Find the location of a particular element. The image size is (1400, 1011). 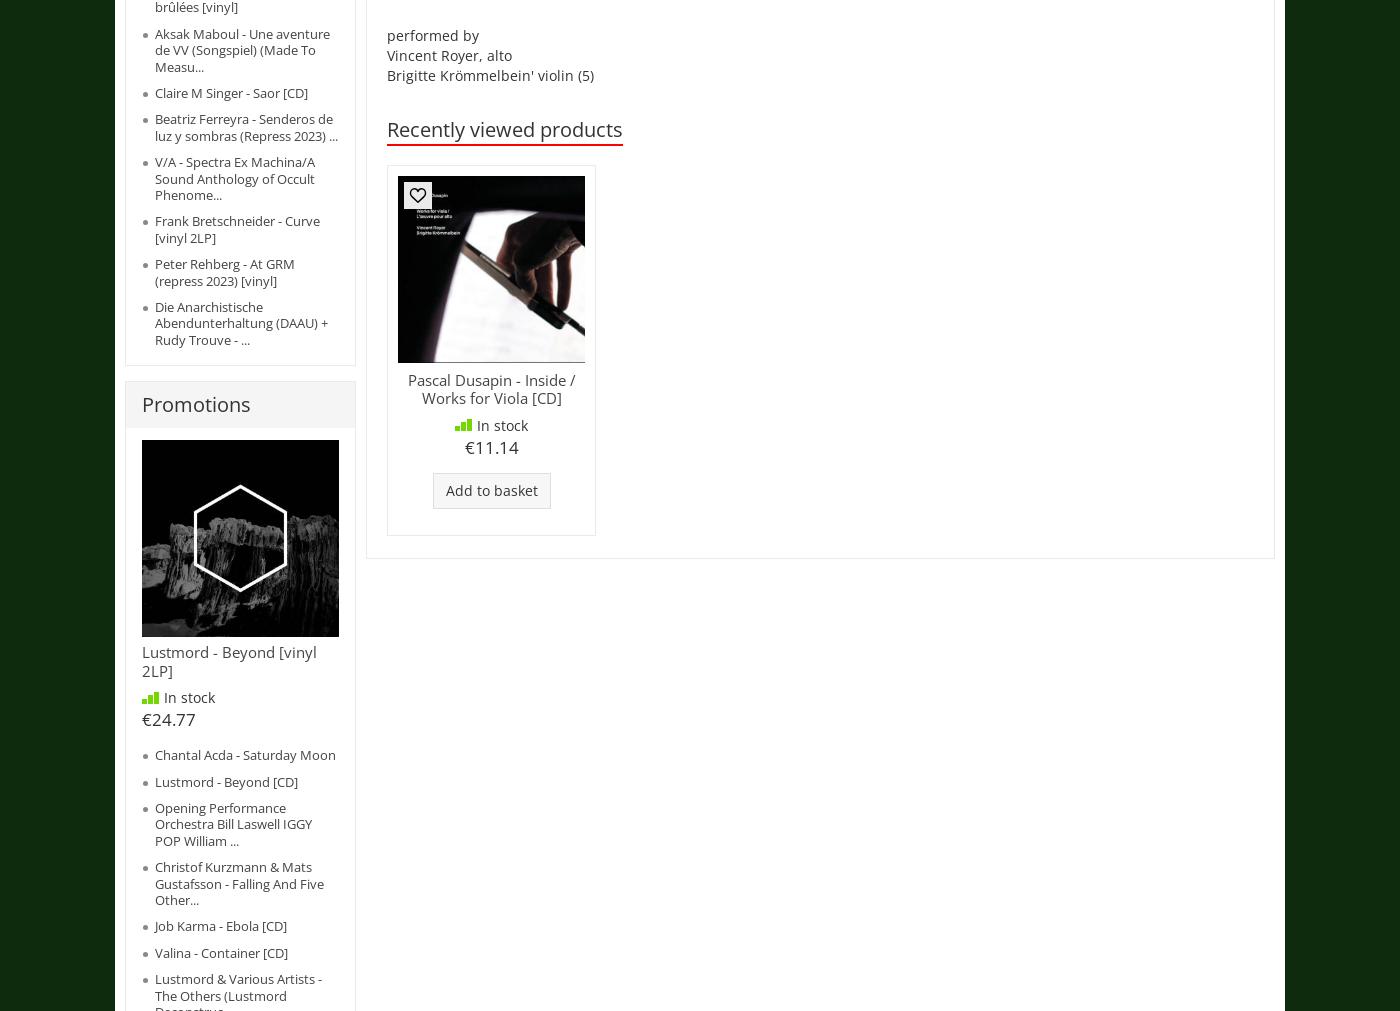

'Add to basket' is located at coordinates (445, 488).